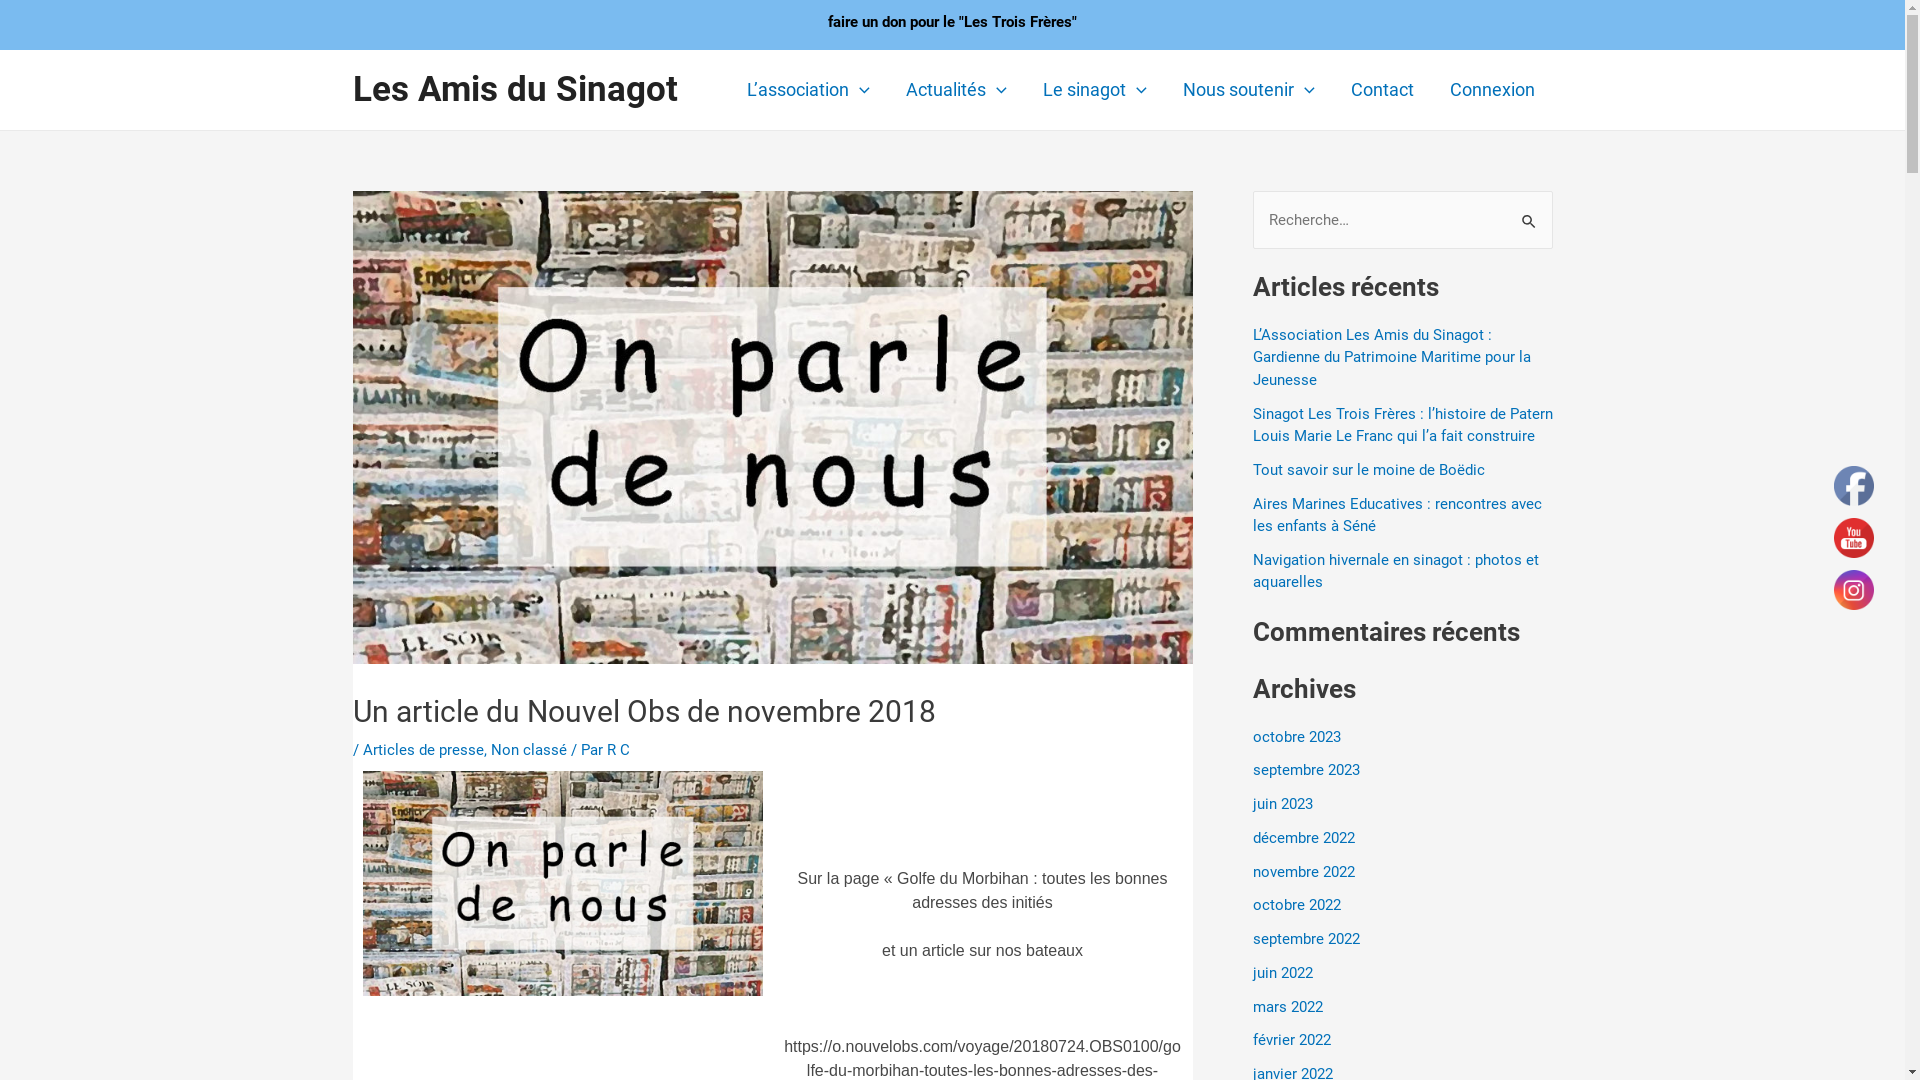 The image size is (1920, 1080). Describe the element at coordinates (1302, 870) in the screenshot. I see `'novembre 2022'` at that location.